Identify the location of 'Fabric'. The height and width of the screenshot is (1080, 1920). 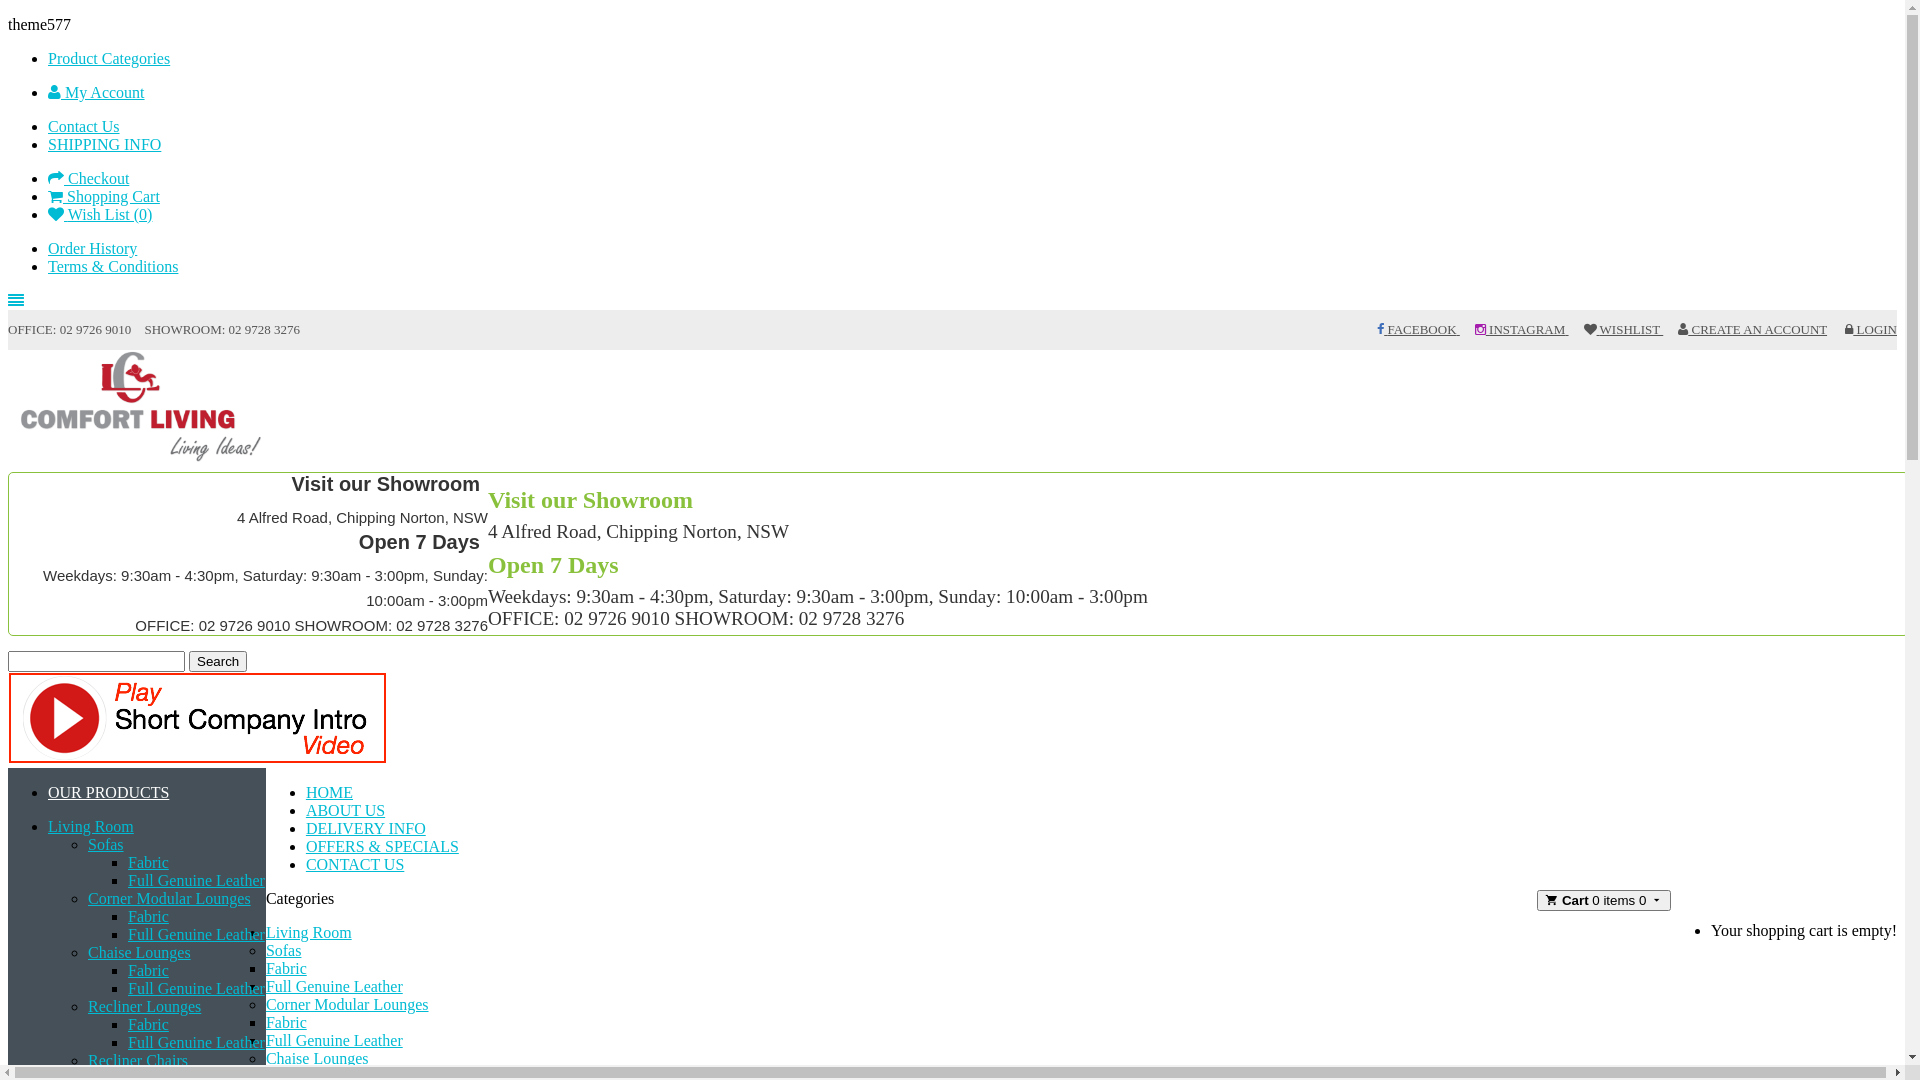
(147, 1024).